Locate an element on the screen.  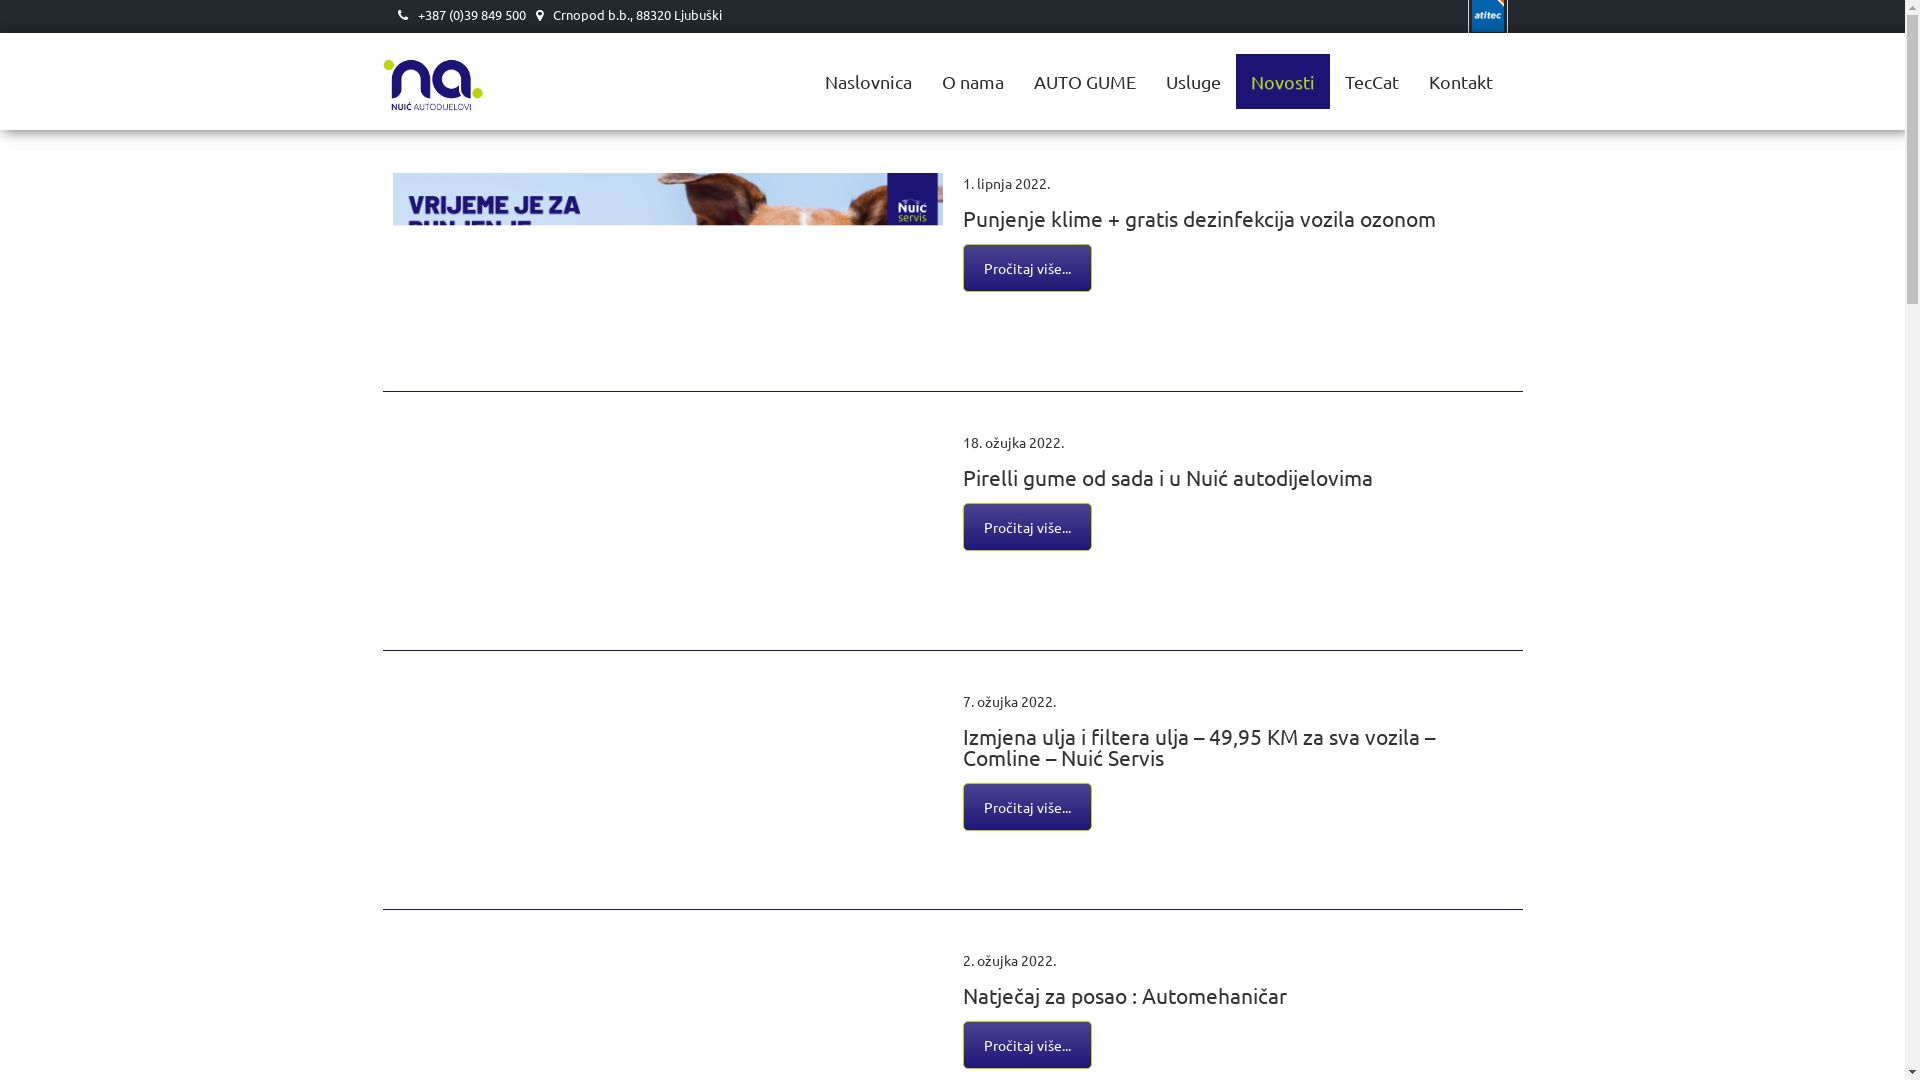
'Kontakt' is located at coordinates (1460, 80).